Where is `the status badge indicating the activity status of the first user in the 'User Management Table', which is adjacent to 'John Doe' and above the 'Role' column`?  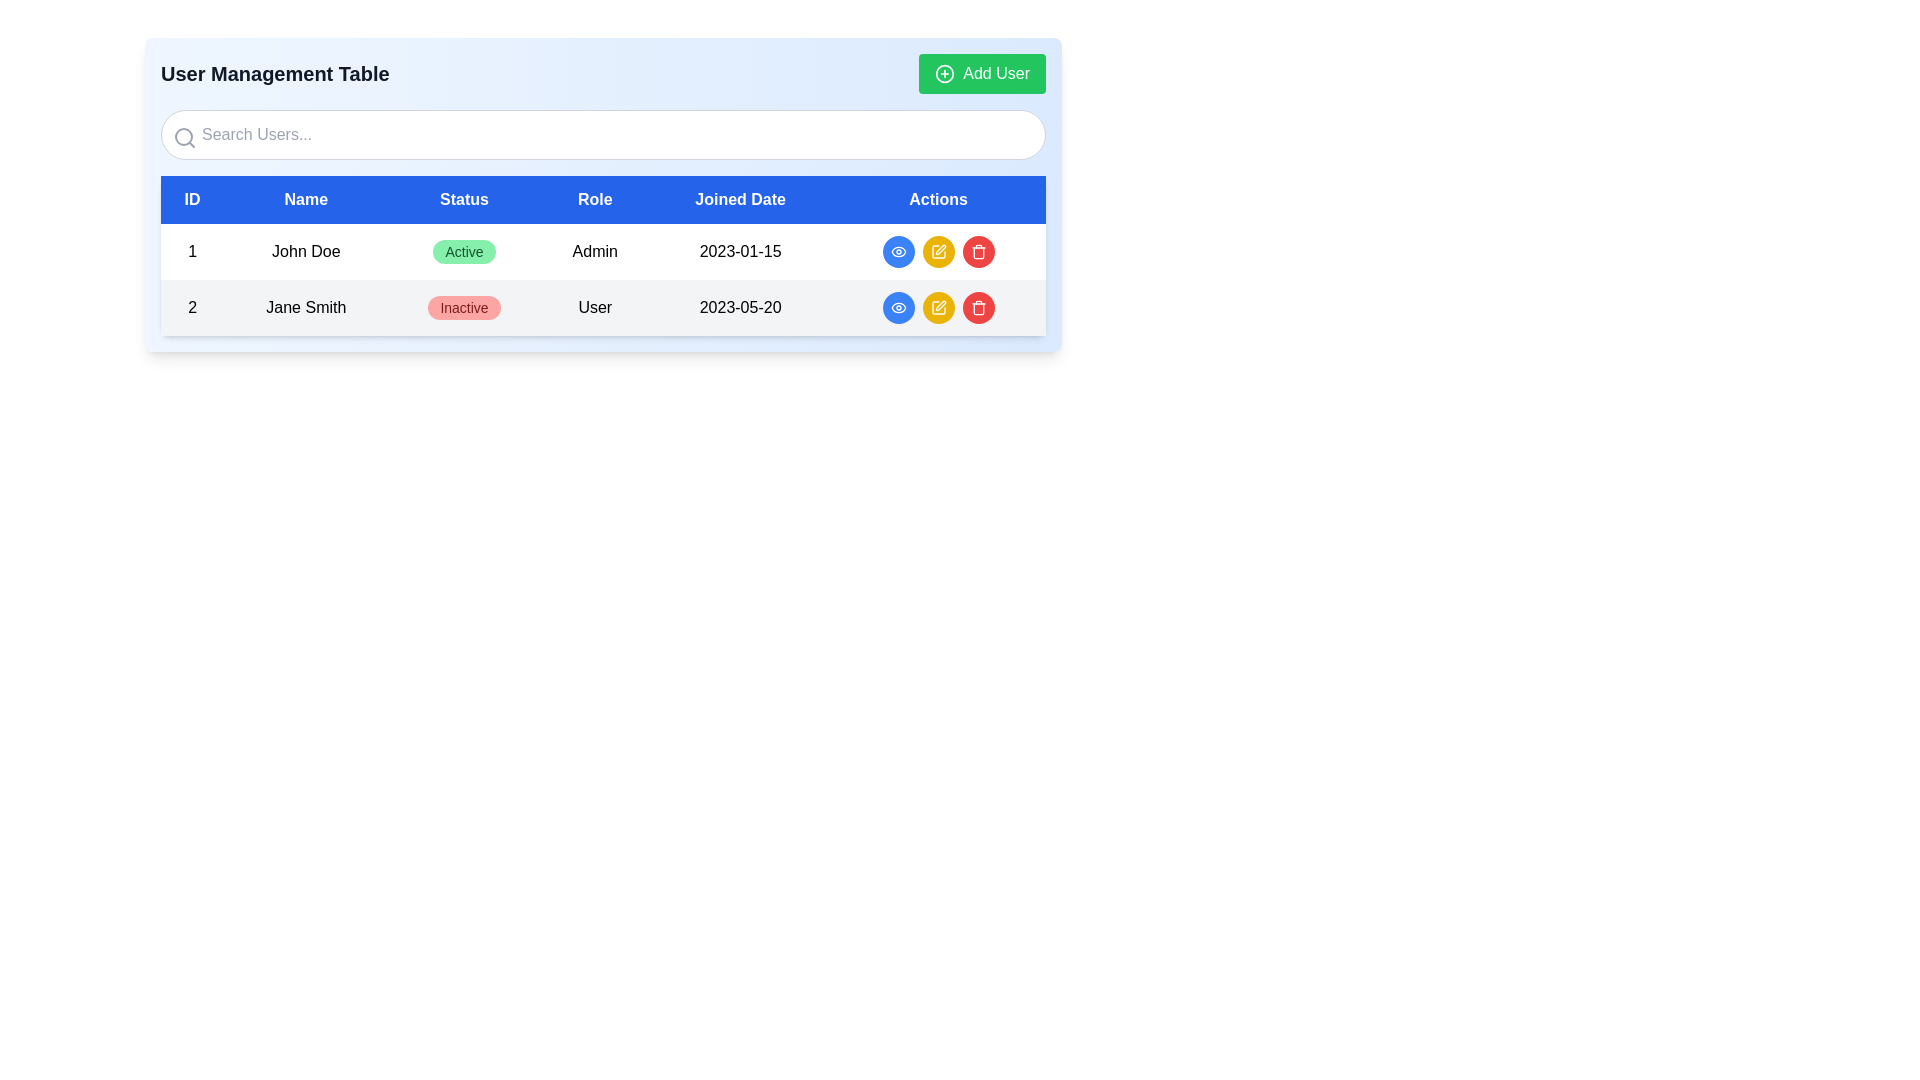
the status badge indicating the activity status of the first user in the 'User Management Table', which is adjacent to 'John Doe' and above the 'Role' column is located at coordinates (463, 250).